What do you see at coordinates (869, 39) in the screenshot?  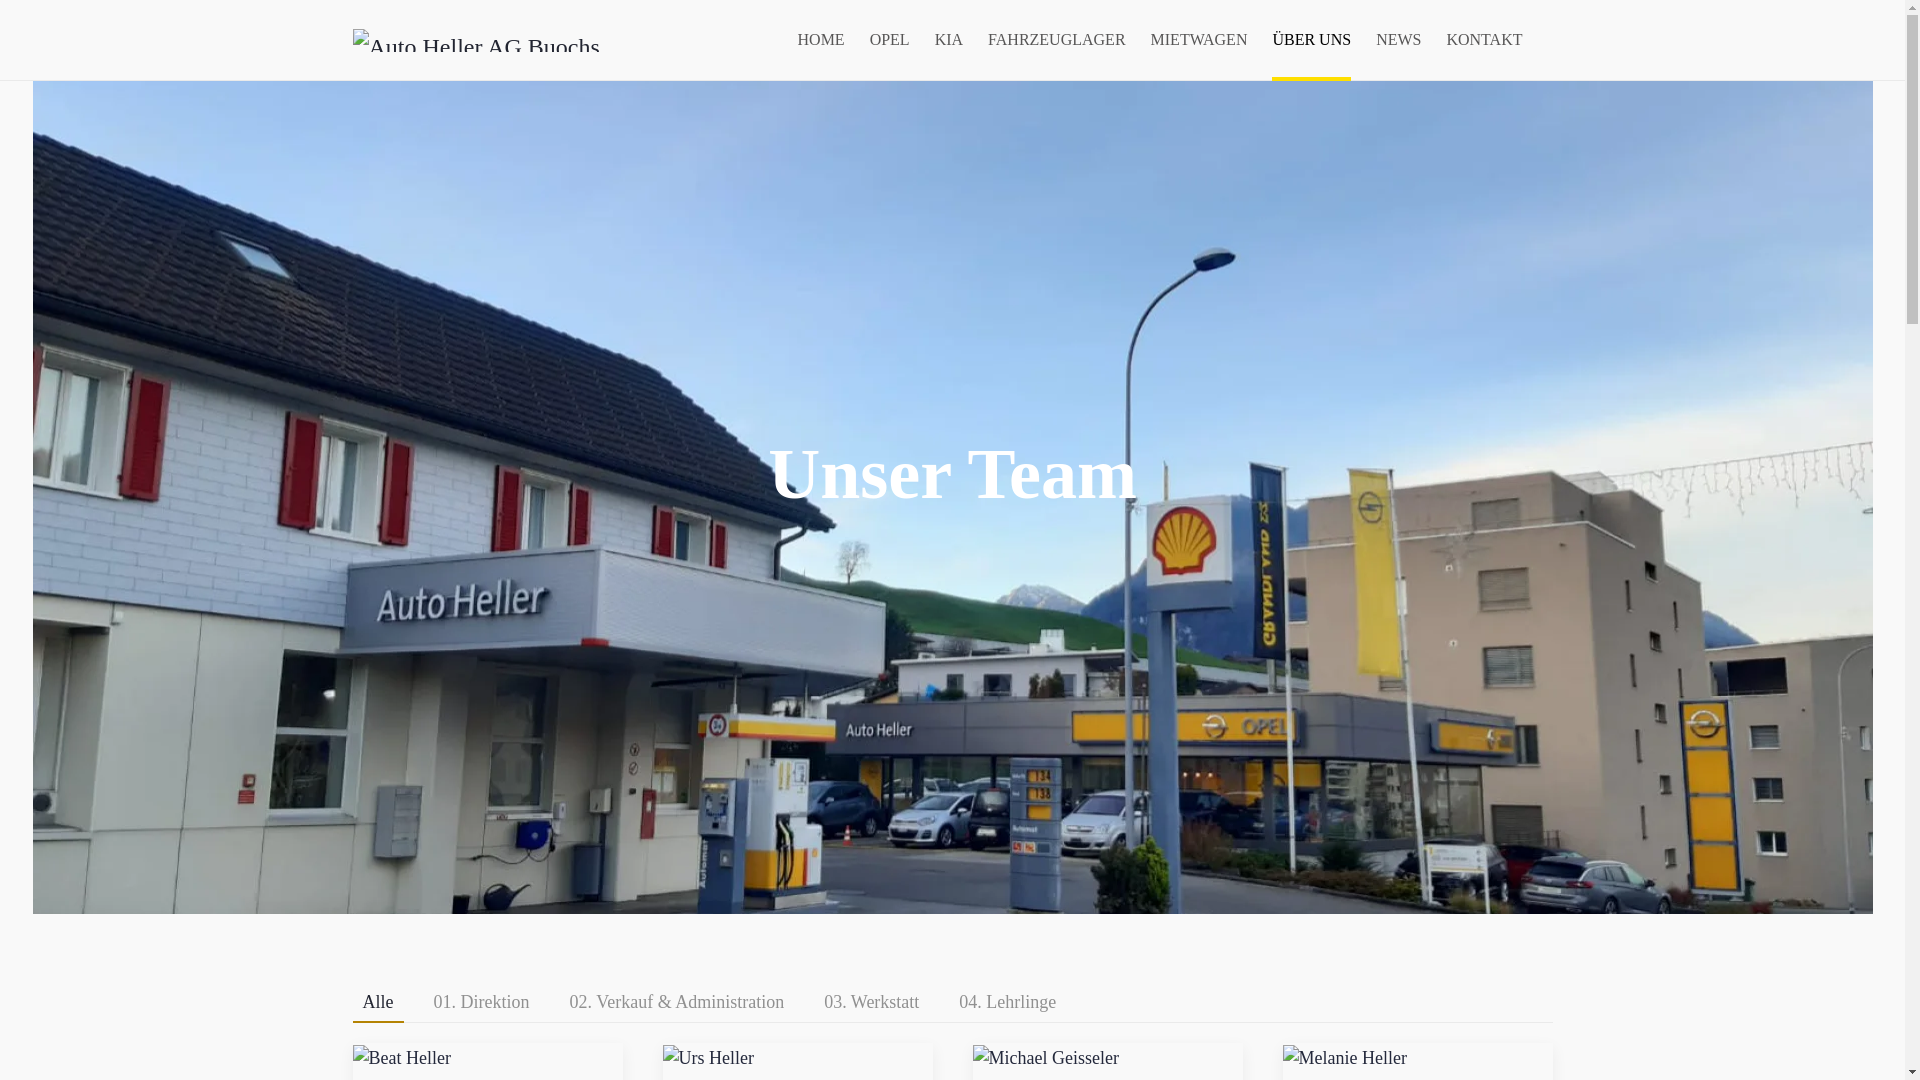 I see `'OPEL'` at bounding box center [869, 39].